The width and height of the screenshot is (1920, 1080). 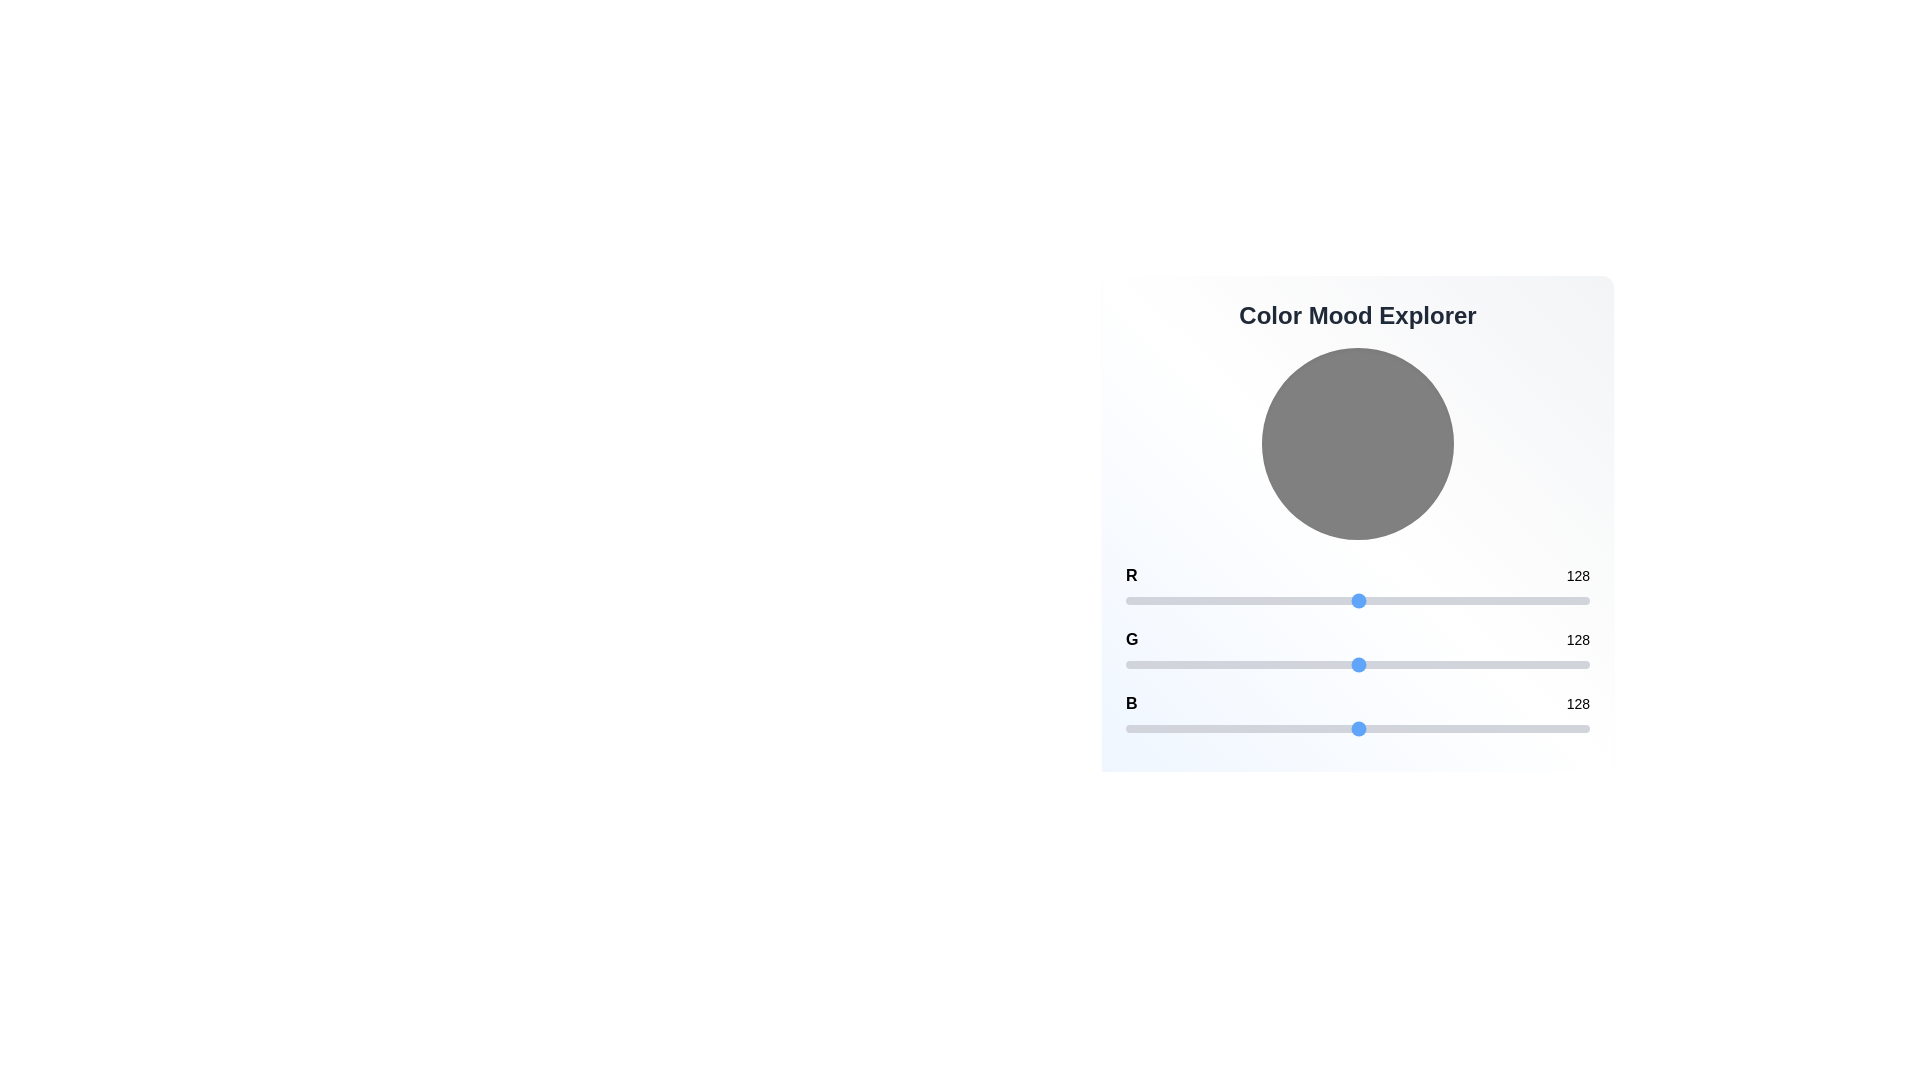 What do you see at coordinates (1477, 600) in the screenshot?
I see `the red channel slider to 193 value` at bounding box center [1477, 600].